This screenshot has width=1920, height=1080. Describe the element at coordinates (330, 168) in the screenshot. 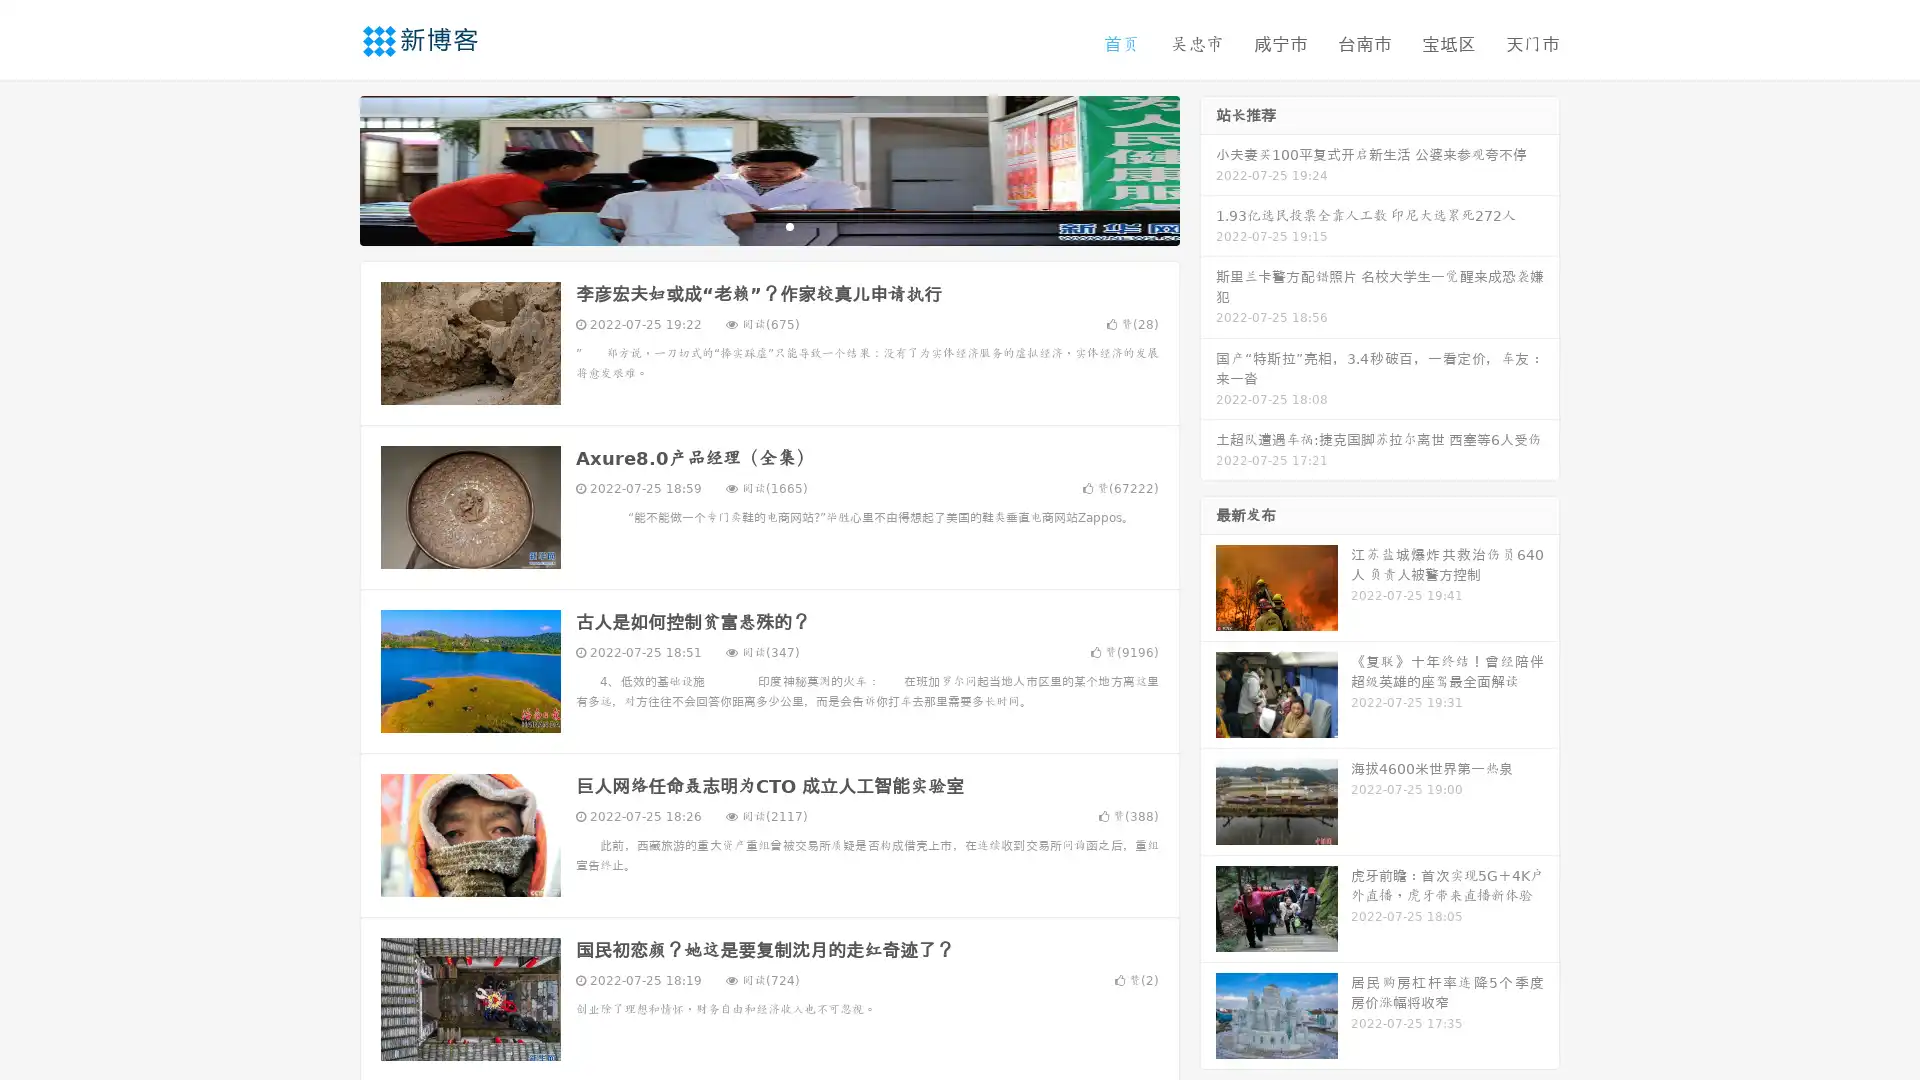

I see `Previous slide` at that location.